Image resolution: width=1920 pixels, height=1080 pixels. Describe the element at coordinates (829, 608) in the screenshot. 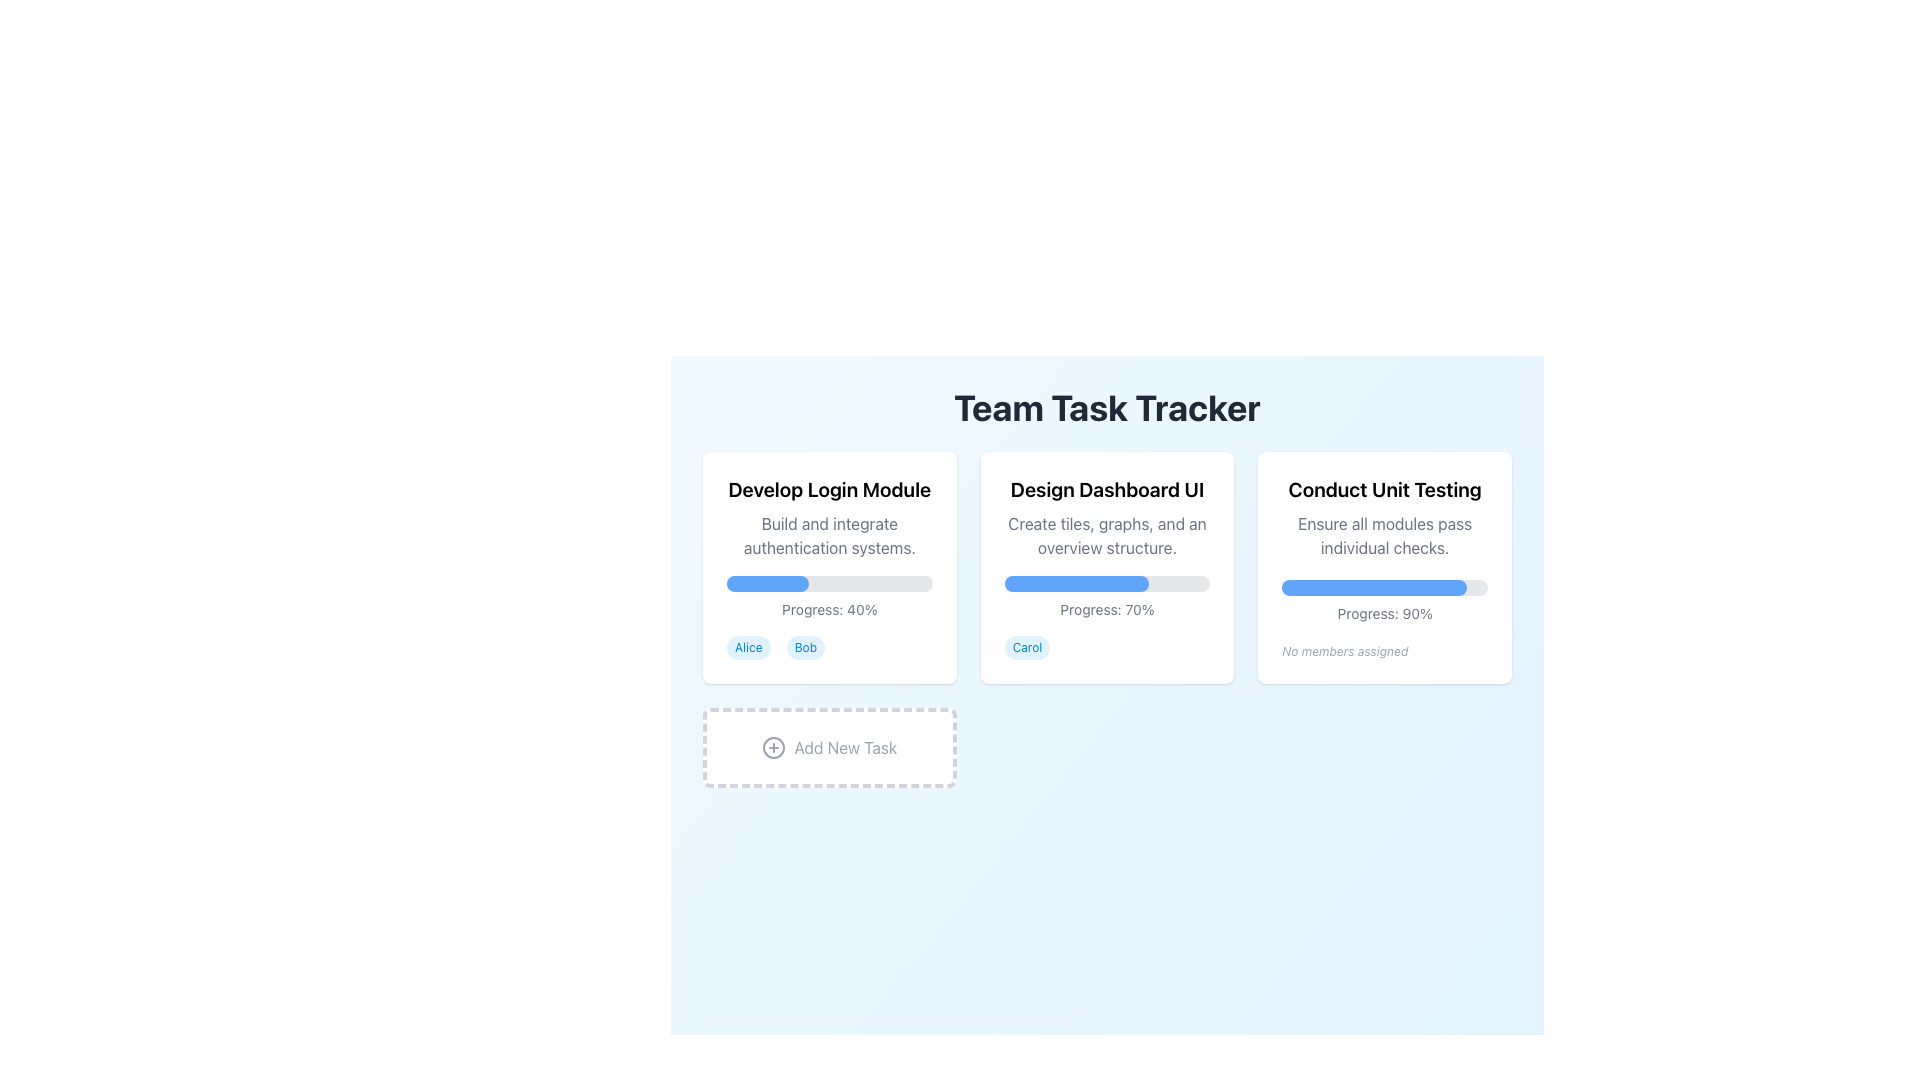

I see `progress percentage from the text label located beneath the progress bar in the leftmost card of the 'Team Task Tracker' section` at that location.